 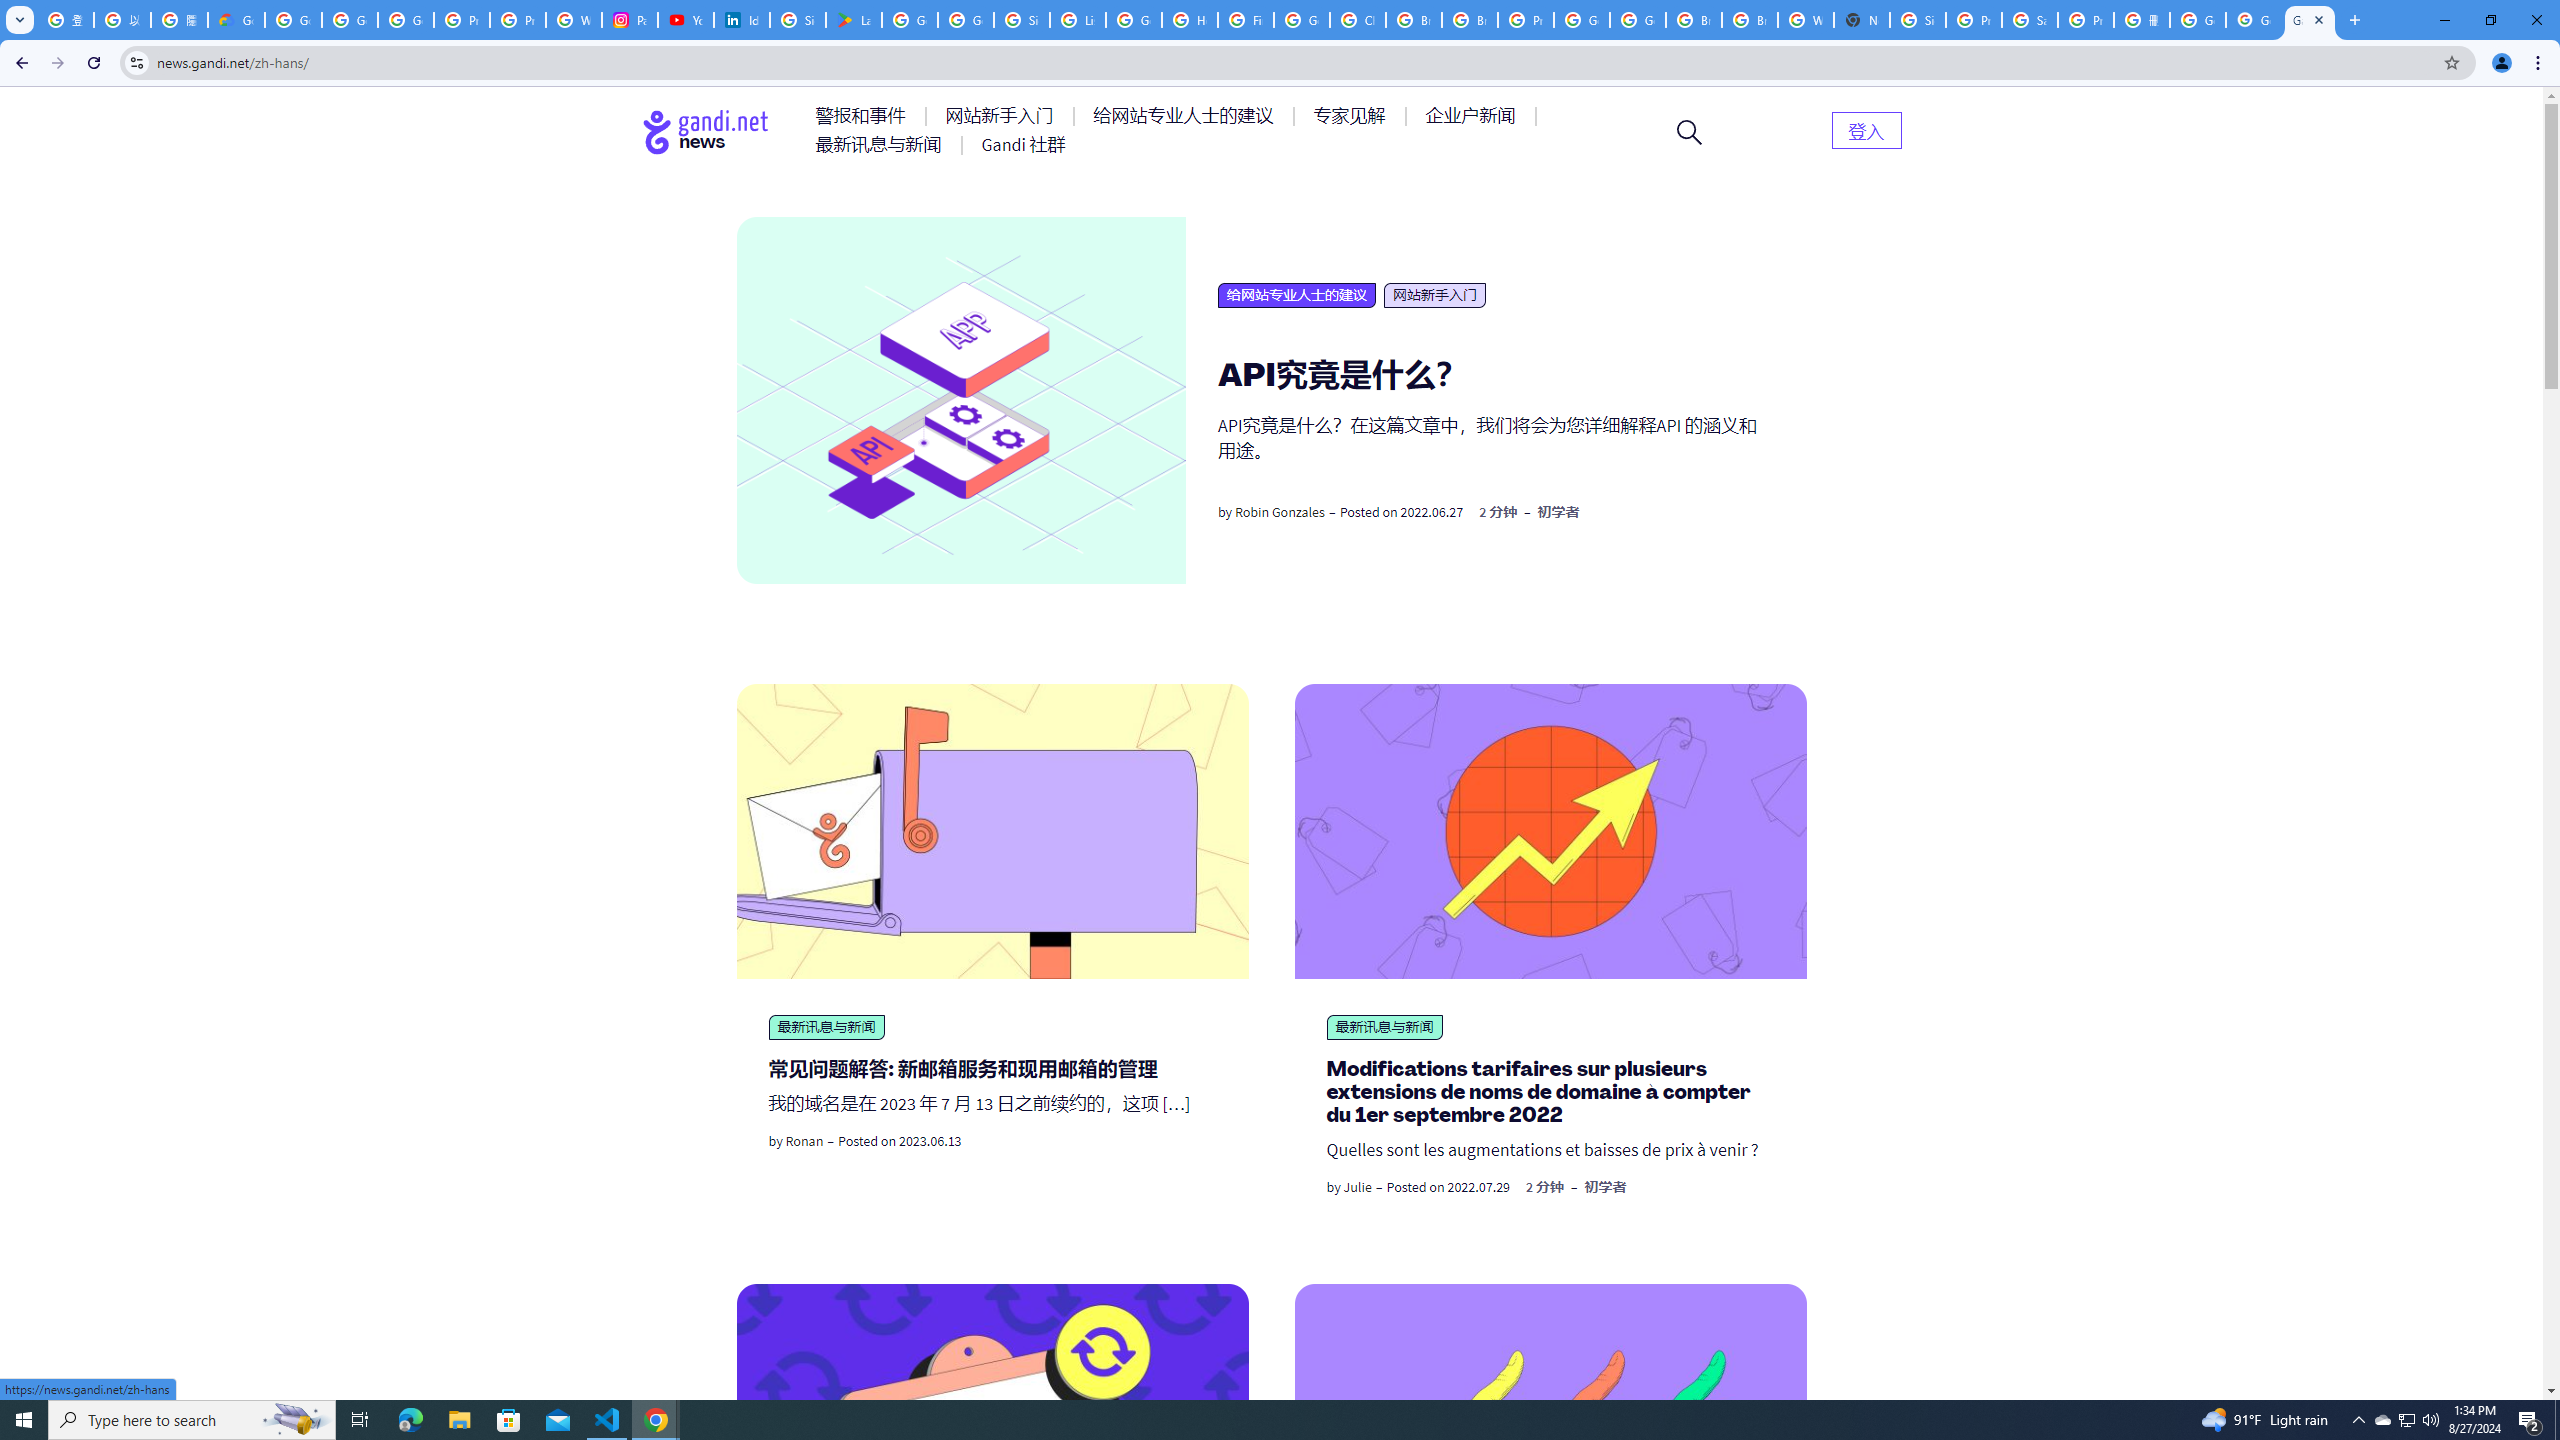 I want to click on 'How do I create a new Google Account? - Google Account Help', so click(x=1189, y=19).